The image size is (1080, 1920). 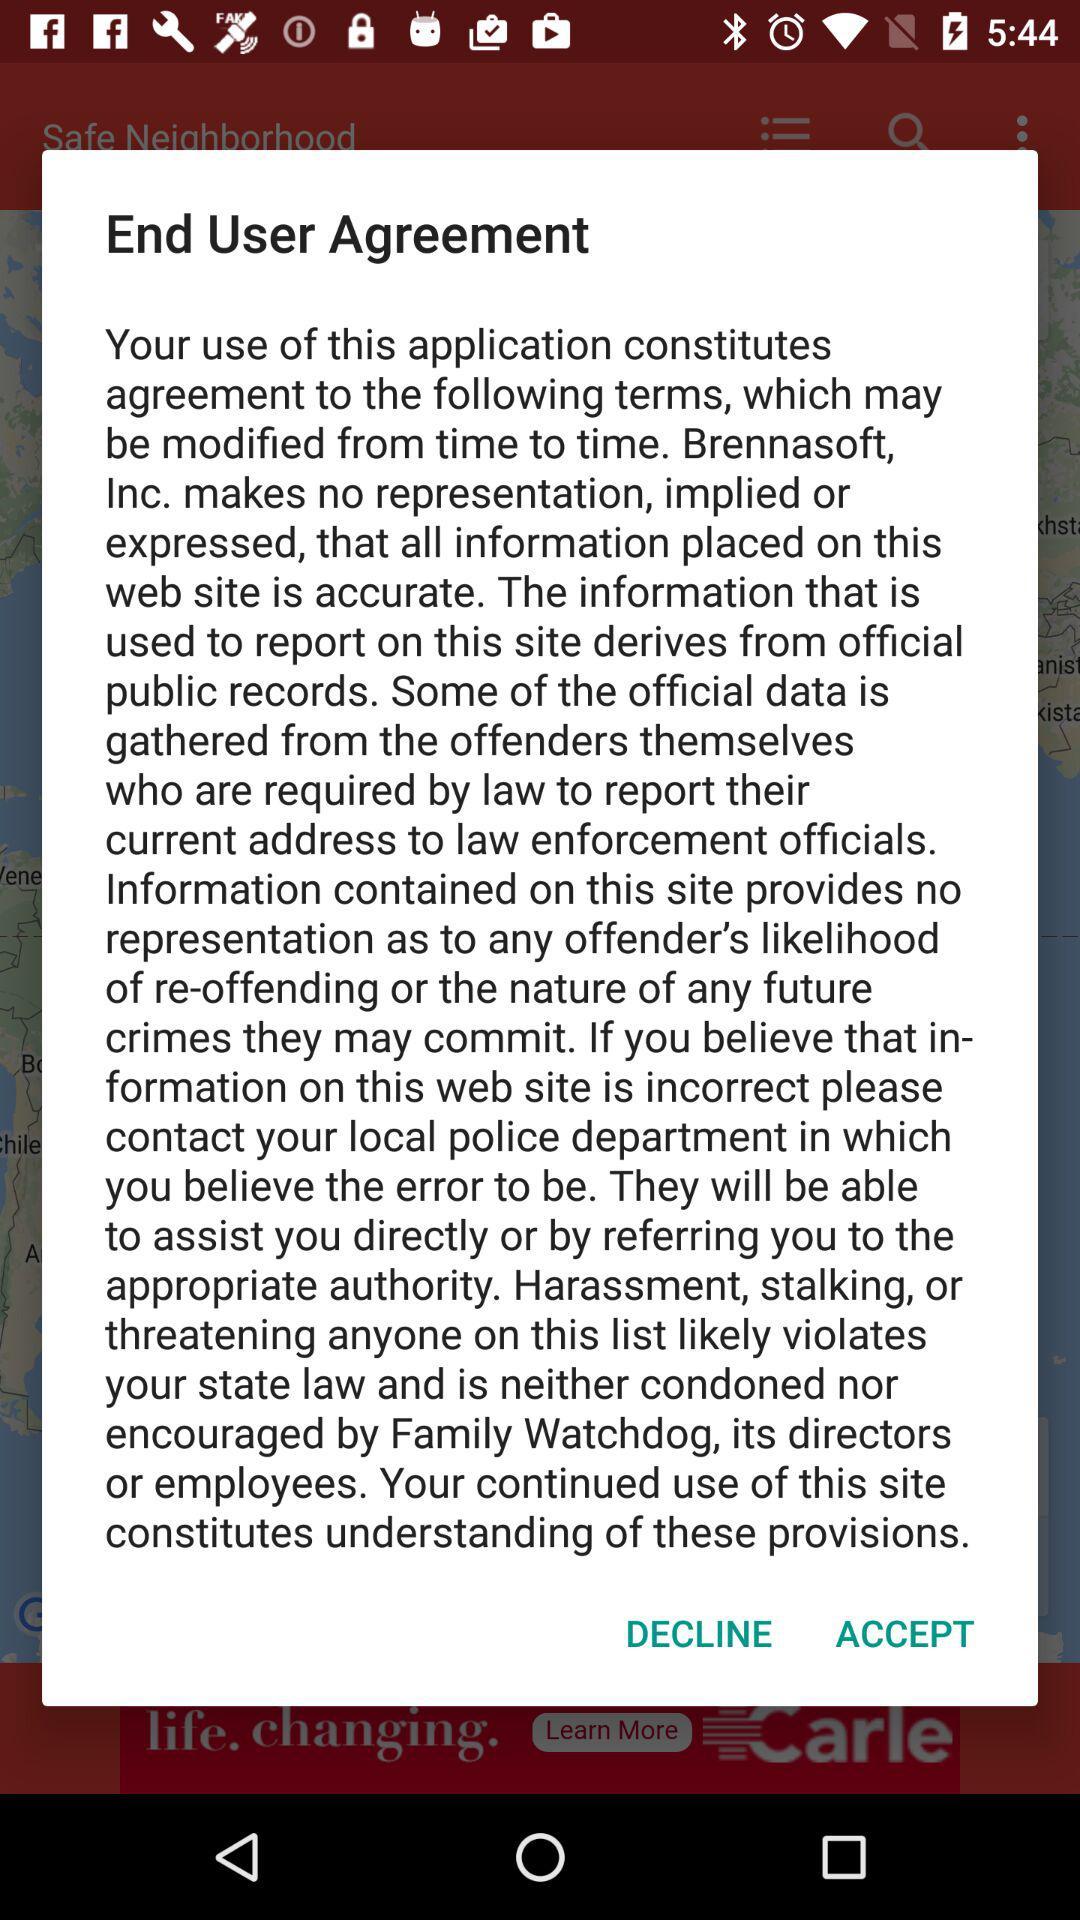 I want to click on the item below your use of icon, so click(x=697, y=1632).